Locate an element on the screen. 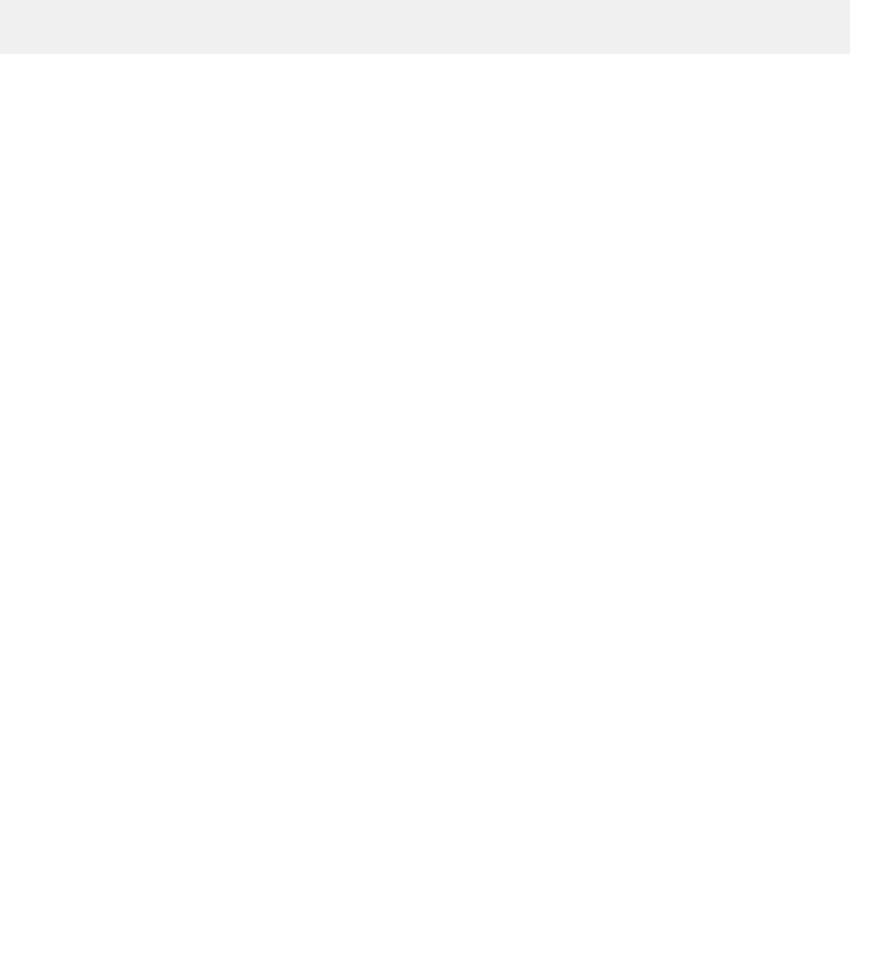  'Jocavi Unveils Soundspace Pro Room Systems' is located at coordinates (207, 176).